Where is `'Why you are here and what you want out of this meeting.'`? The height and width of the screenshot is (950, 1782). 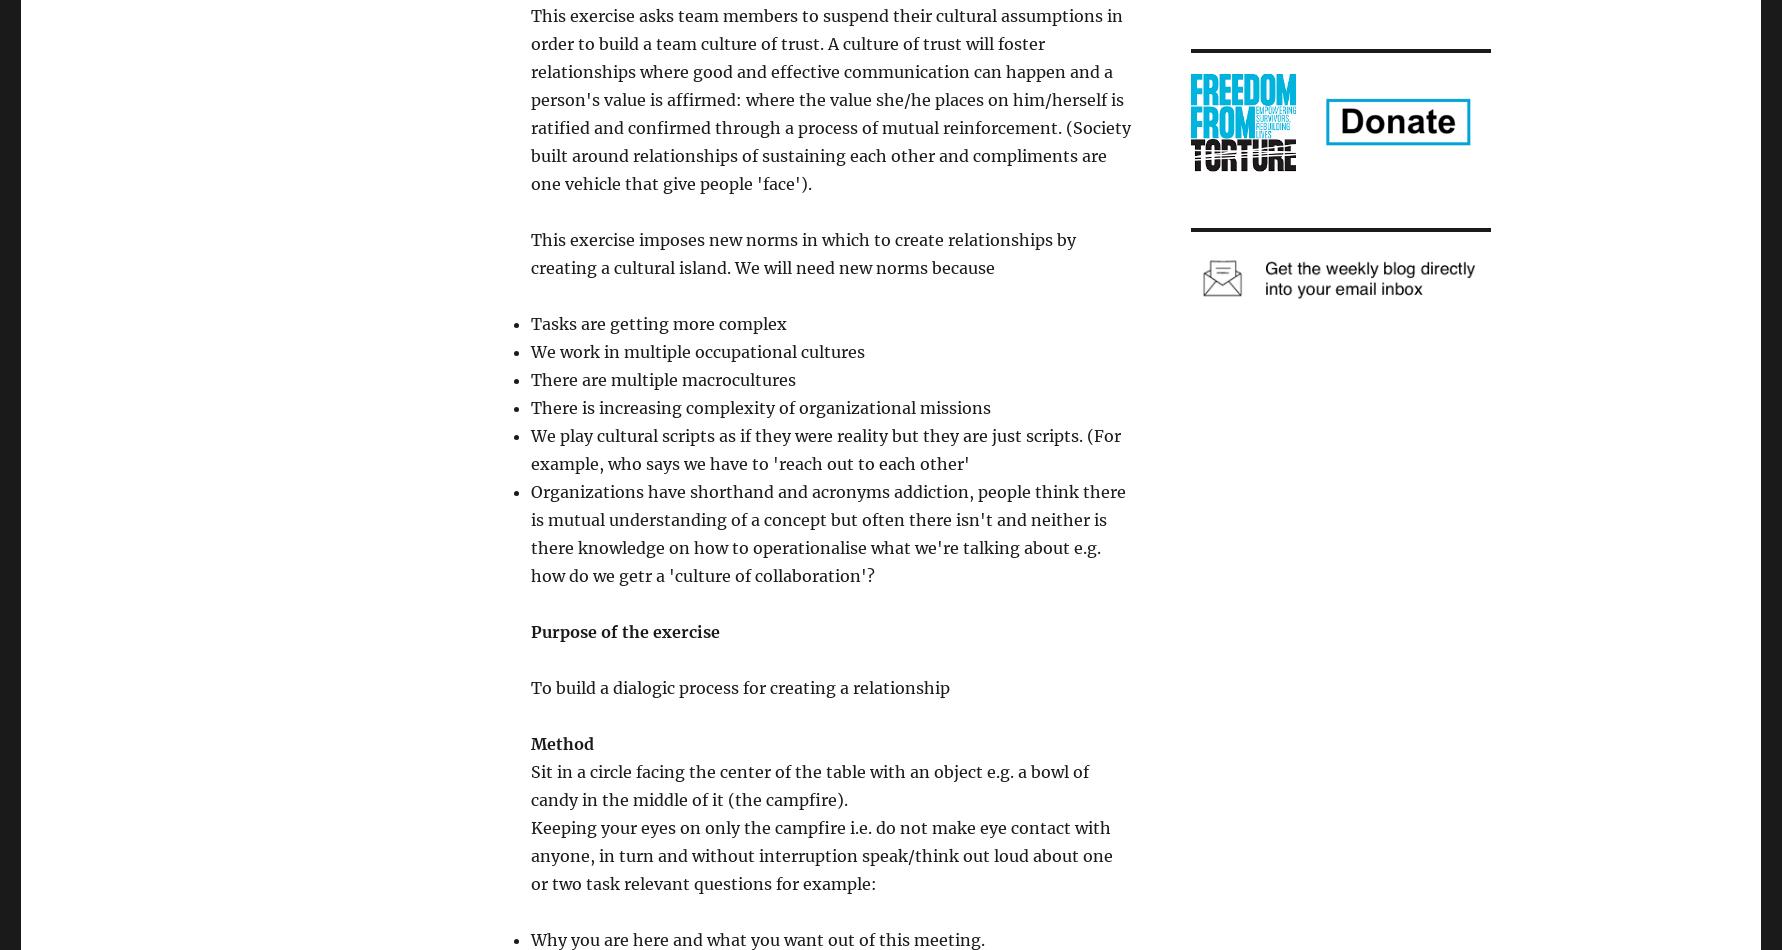 'Why you are here and what you want out of this meeting.' is located at coordinates (758, 939).